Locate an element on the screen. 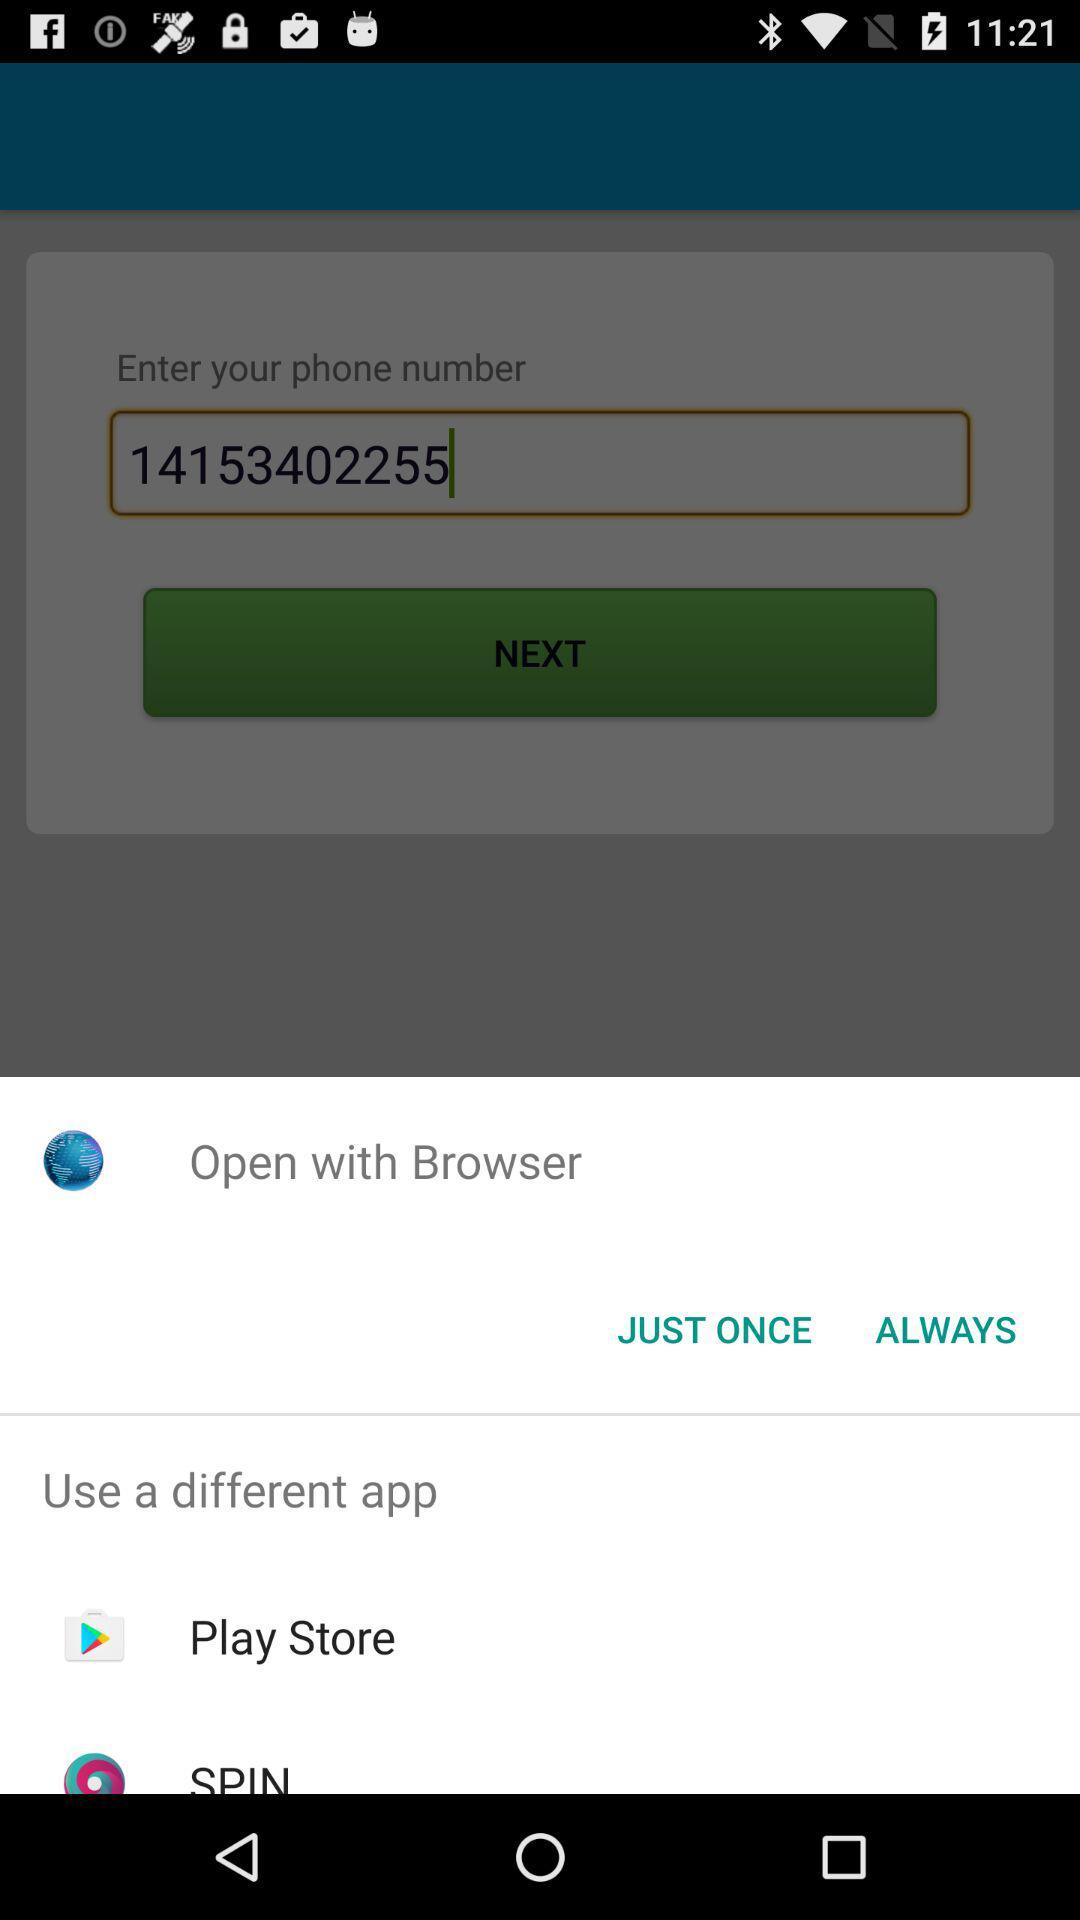  app above play store item is located at coordinates (540, 1489).